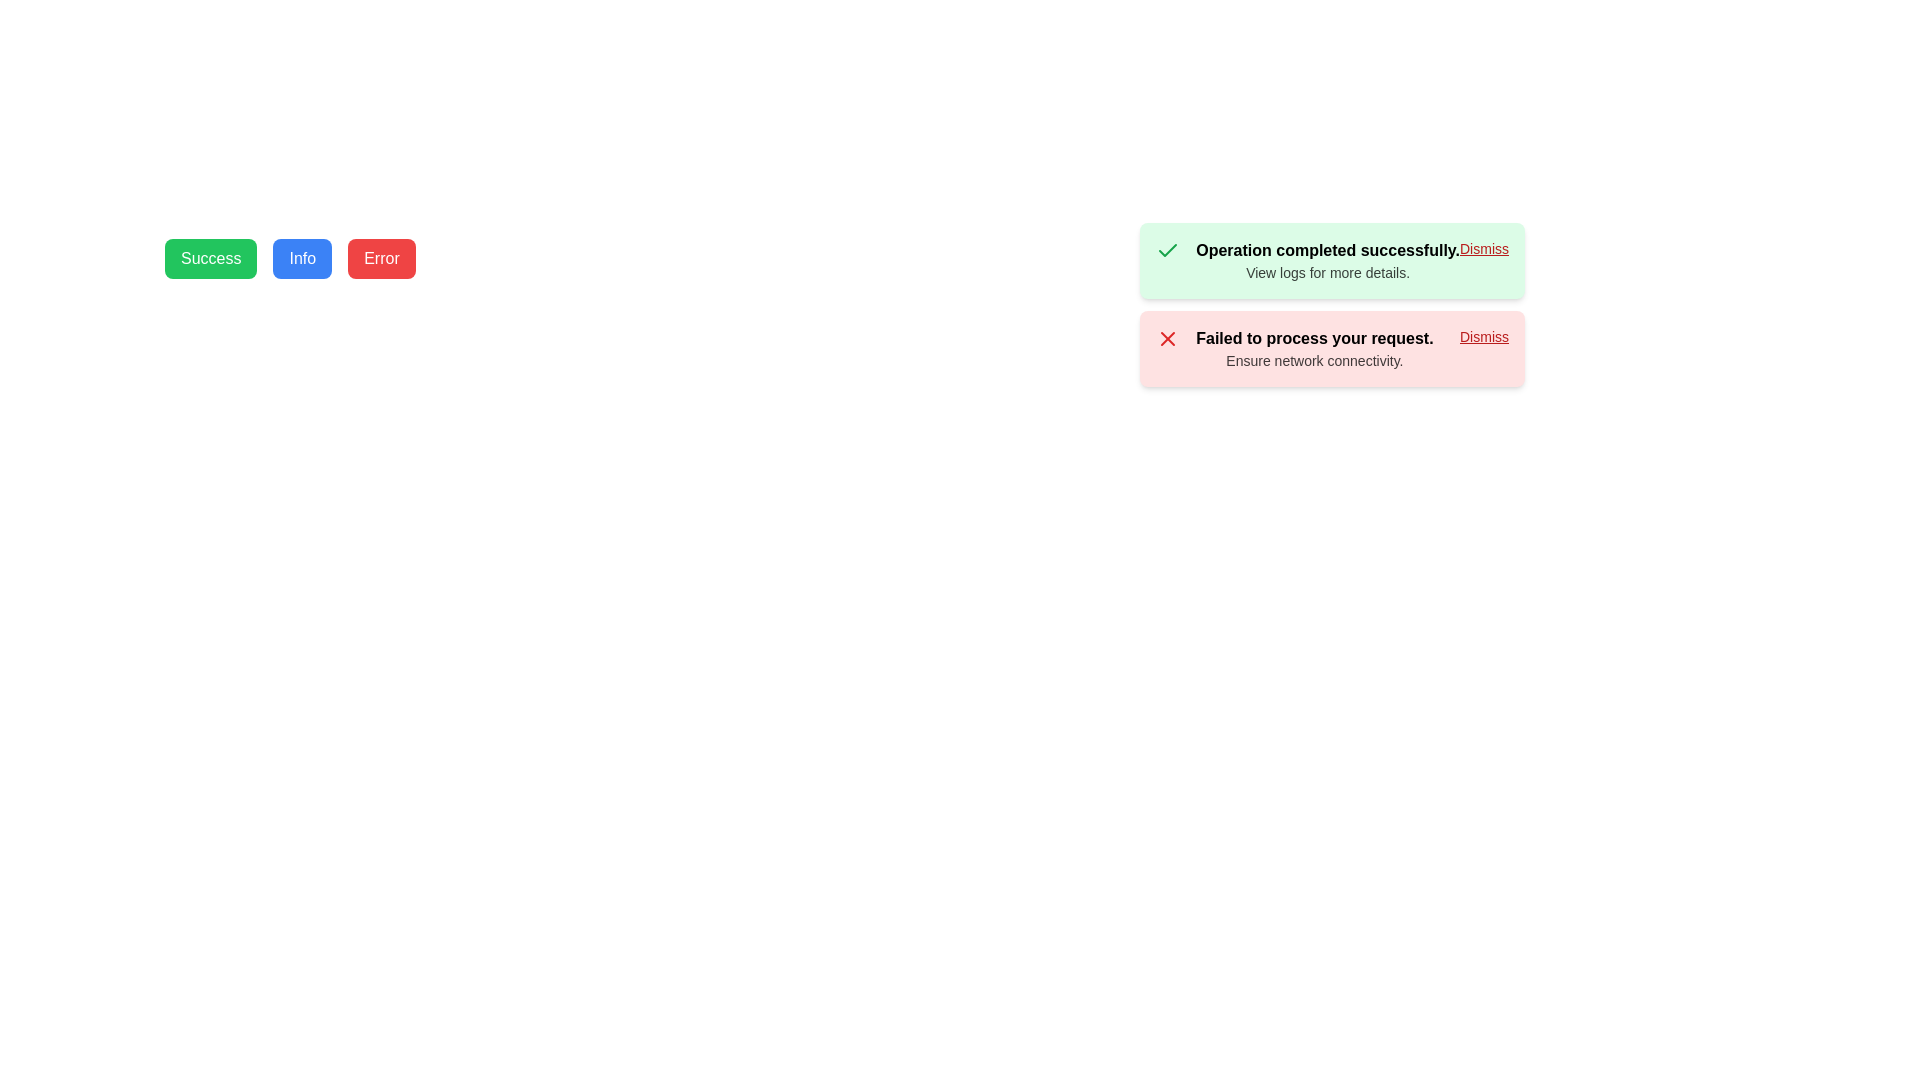 This screenshot has width=1920, height=1080. Describe the element at coordinates (381, 257) in the screenshot. I see `the 'Error' button, which is the third button in a sequence with a red background and white text` at that location.